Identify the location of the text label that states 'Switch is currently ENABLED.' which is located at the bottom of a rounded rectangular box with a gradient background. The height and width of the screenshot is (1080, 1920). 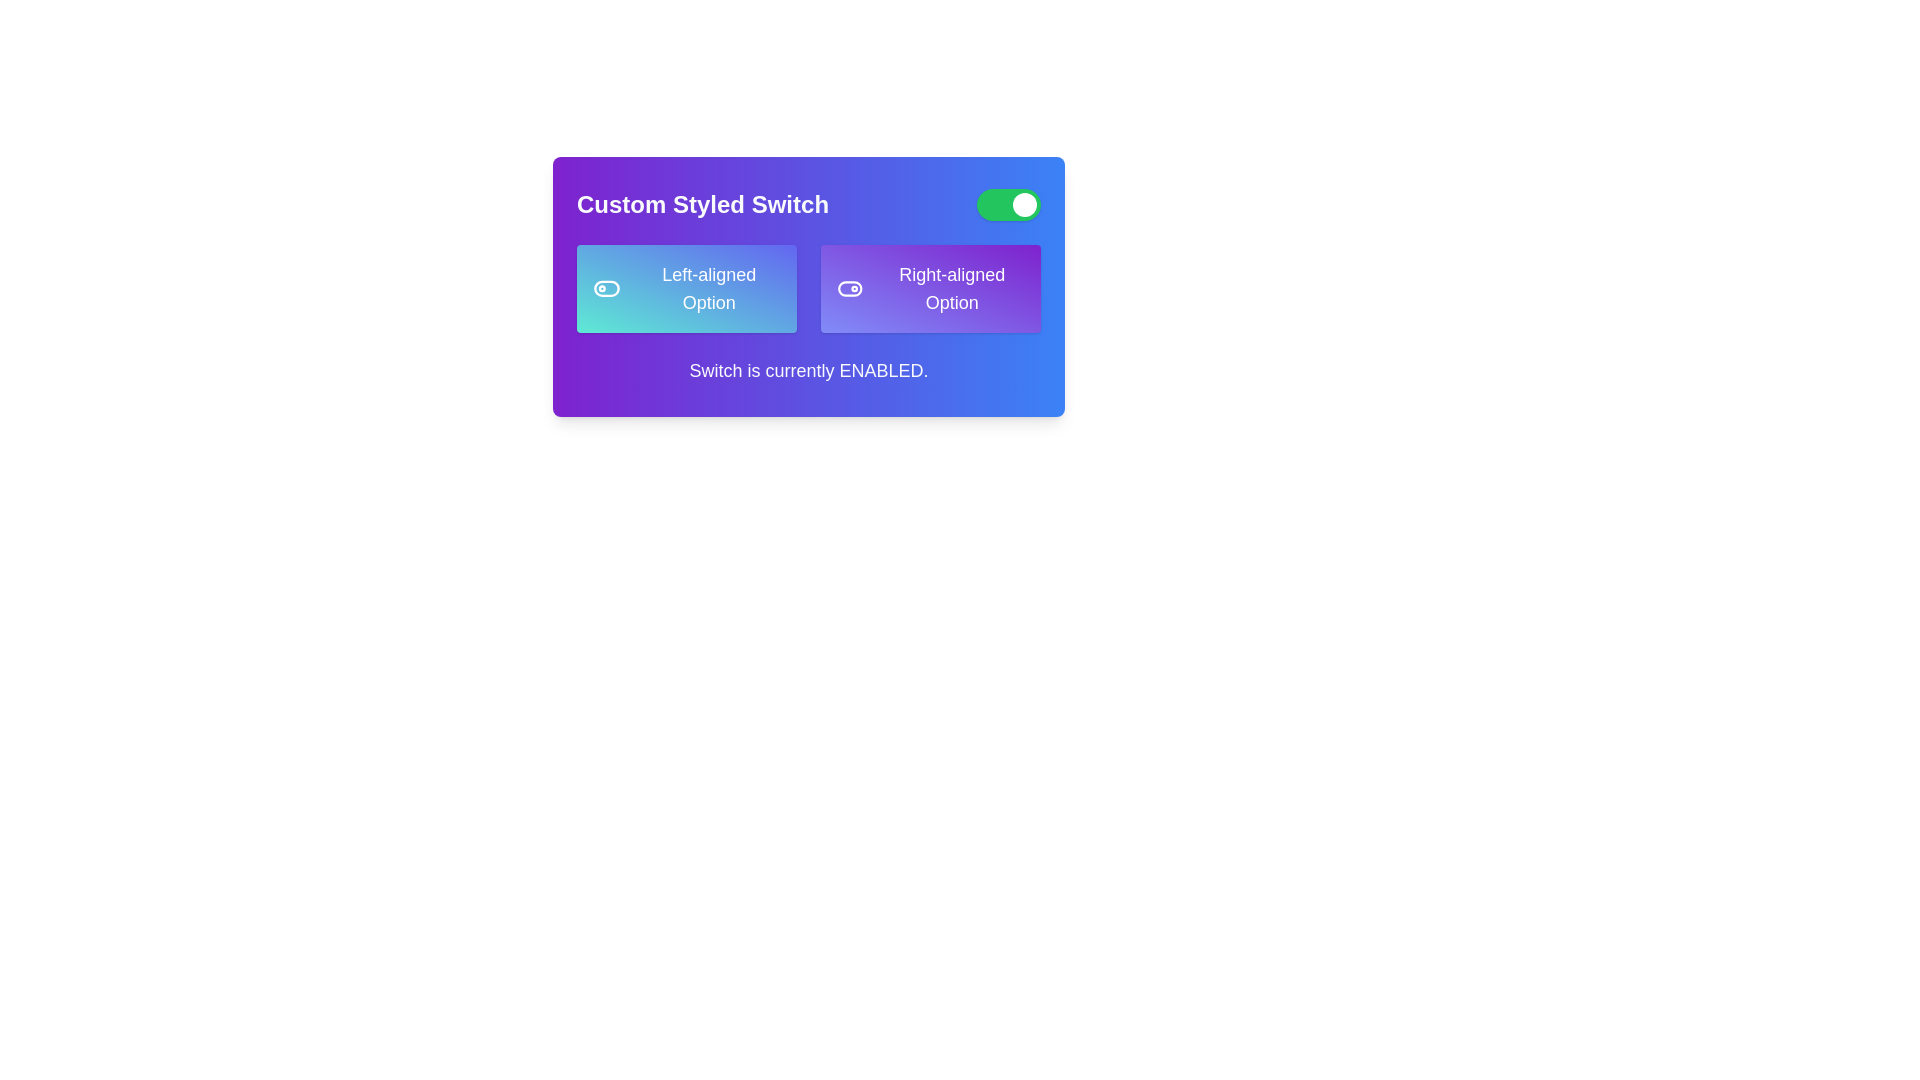
(809, 370).